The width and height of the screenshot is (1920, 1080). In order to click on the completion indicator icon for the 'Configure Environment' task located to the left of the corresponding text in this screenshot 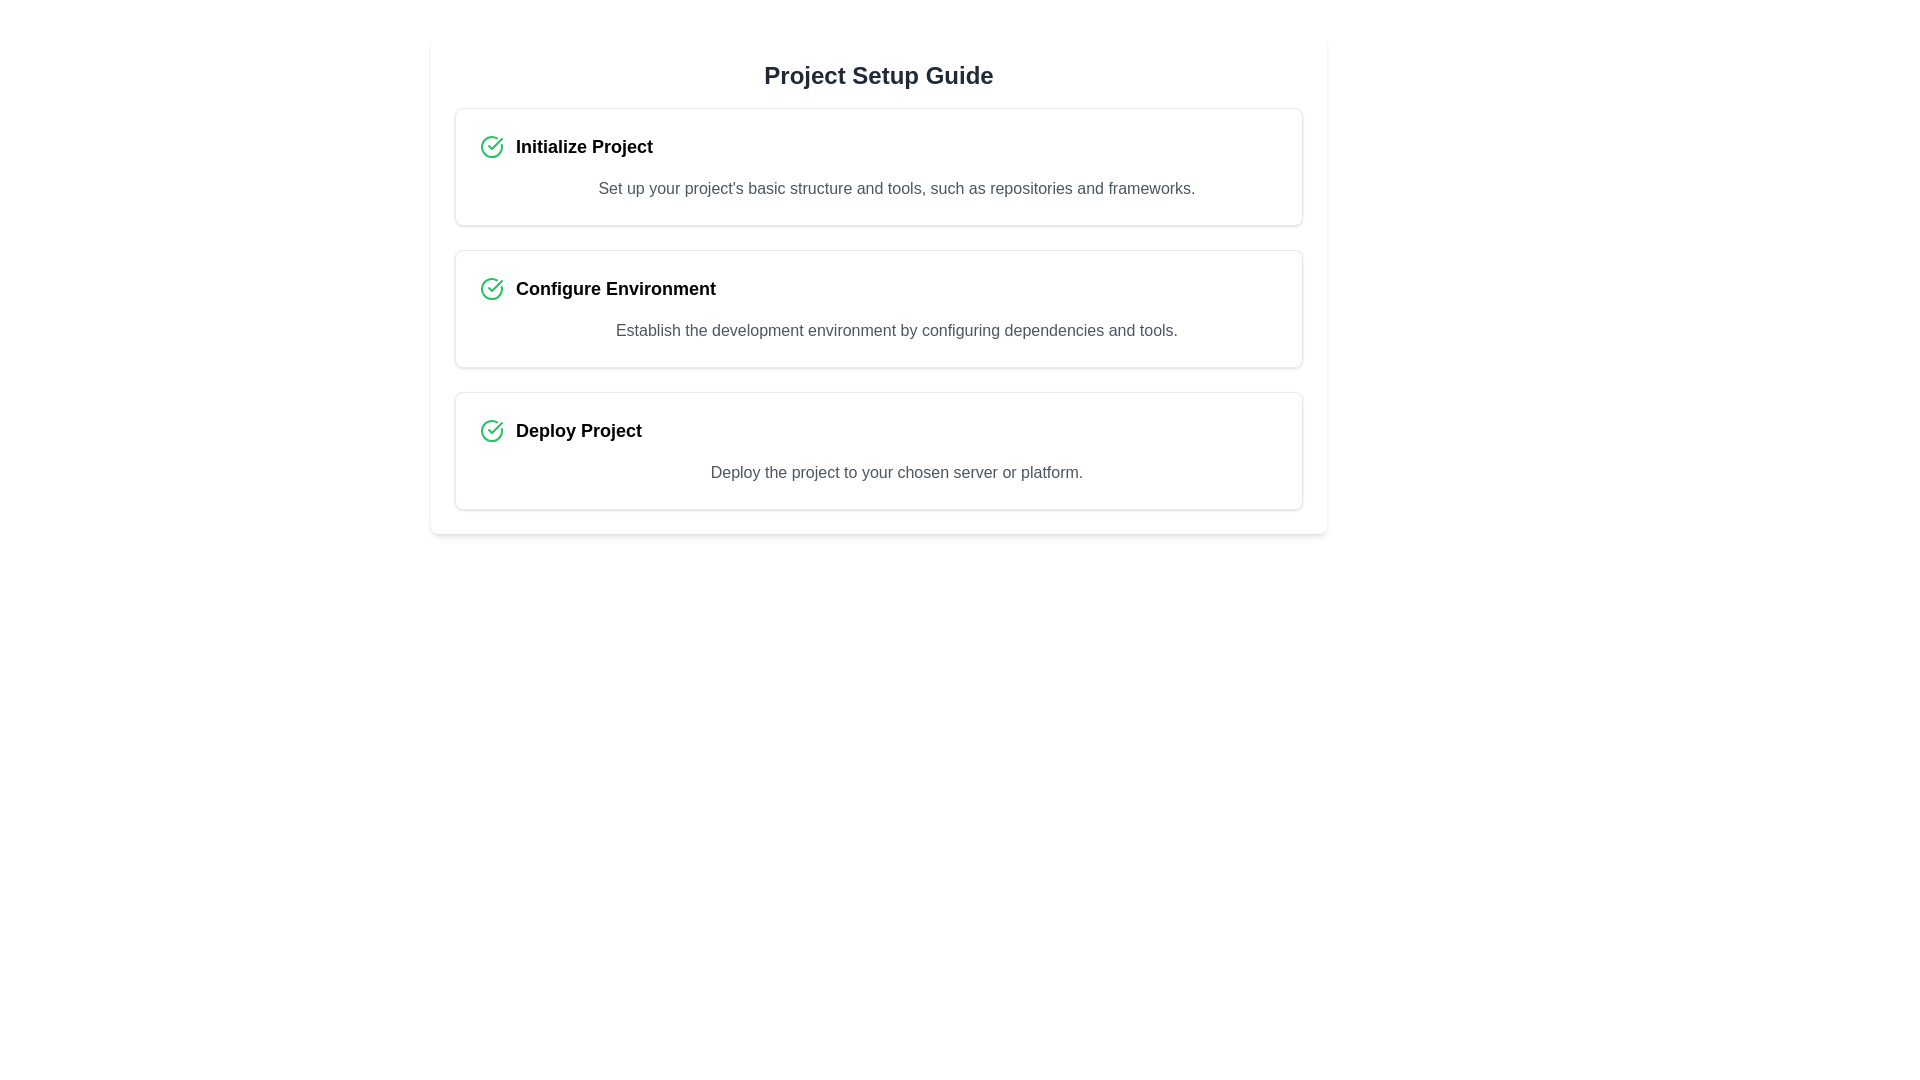, I will do `click(491, 289)`.